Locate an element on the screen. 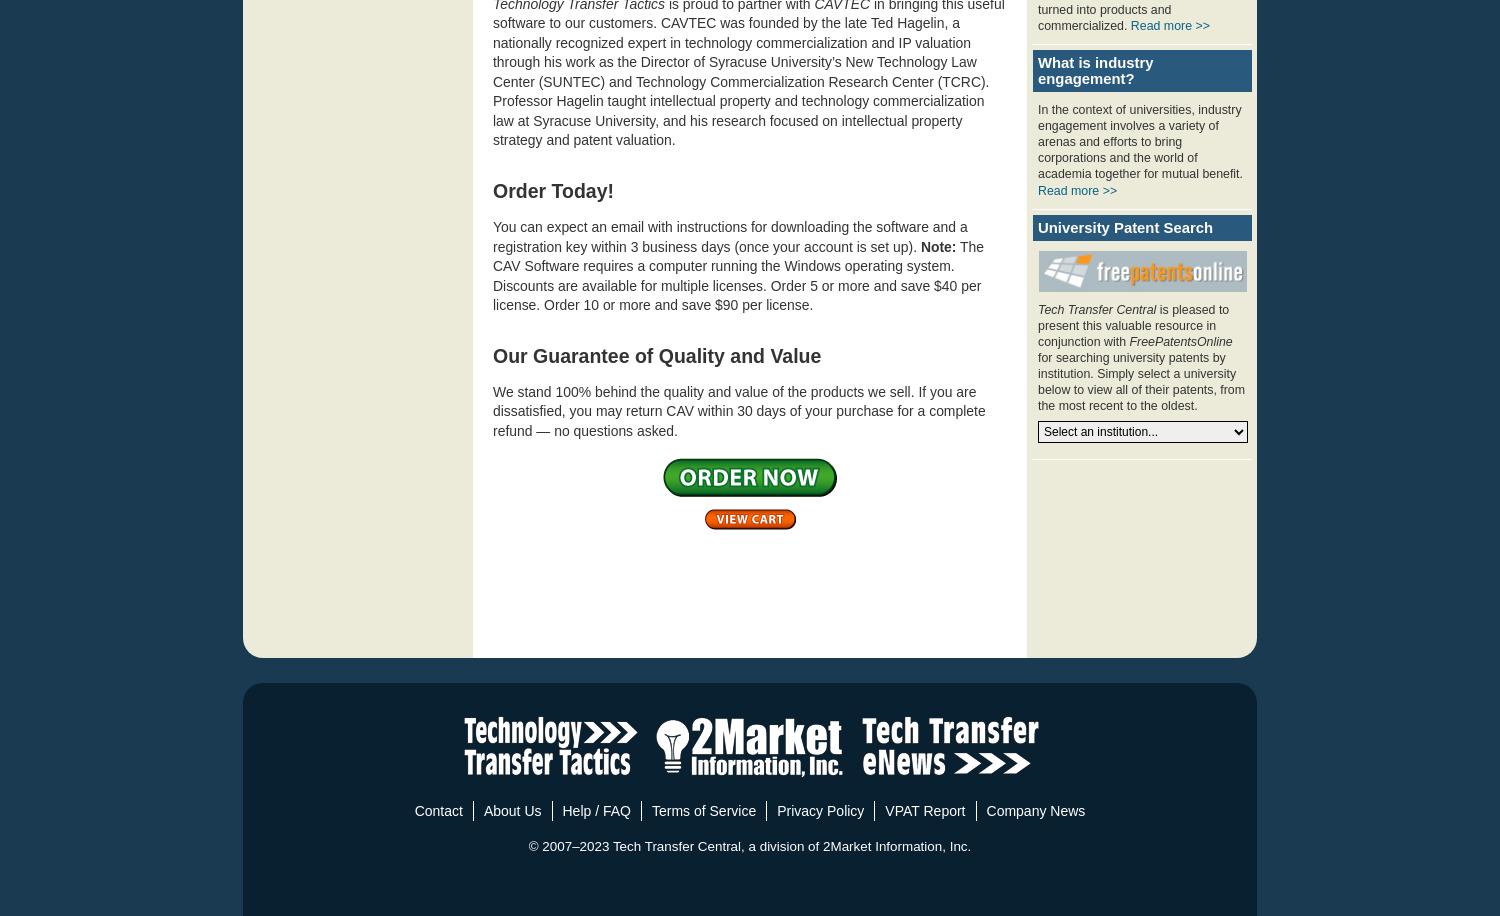  'Help / FAQ' is located at coordinates (594, 810).